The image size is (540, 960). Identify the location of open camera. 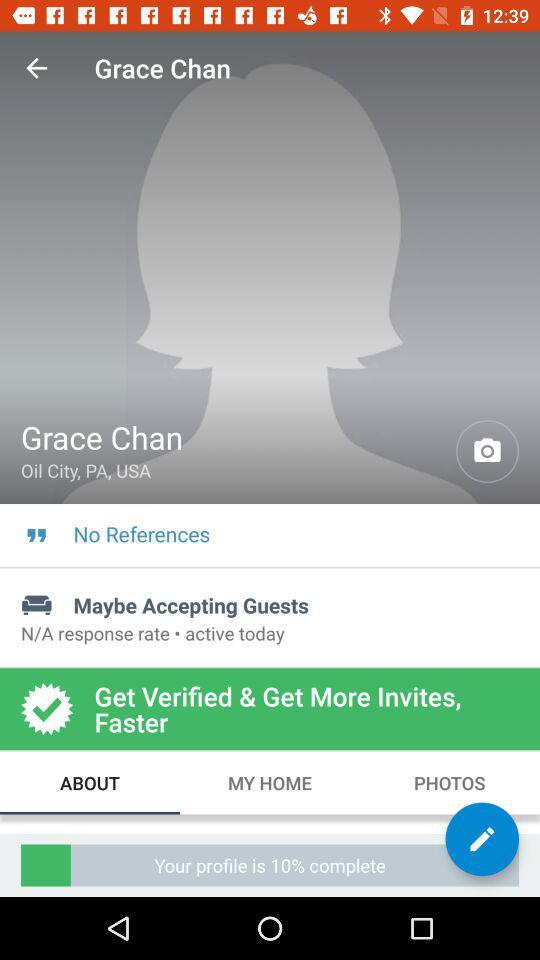
(486, 451).